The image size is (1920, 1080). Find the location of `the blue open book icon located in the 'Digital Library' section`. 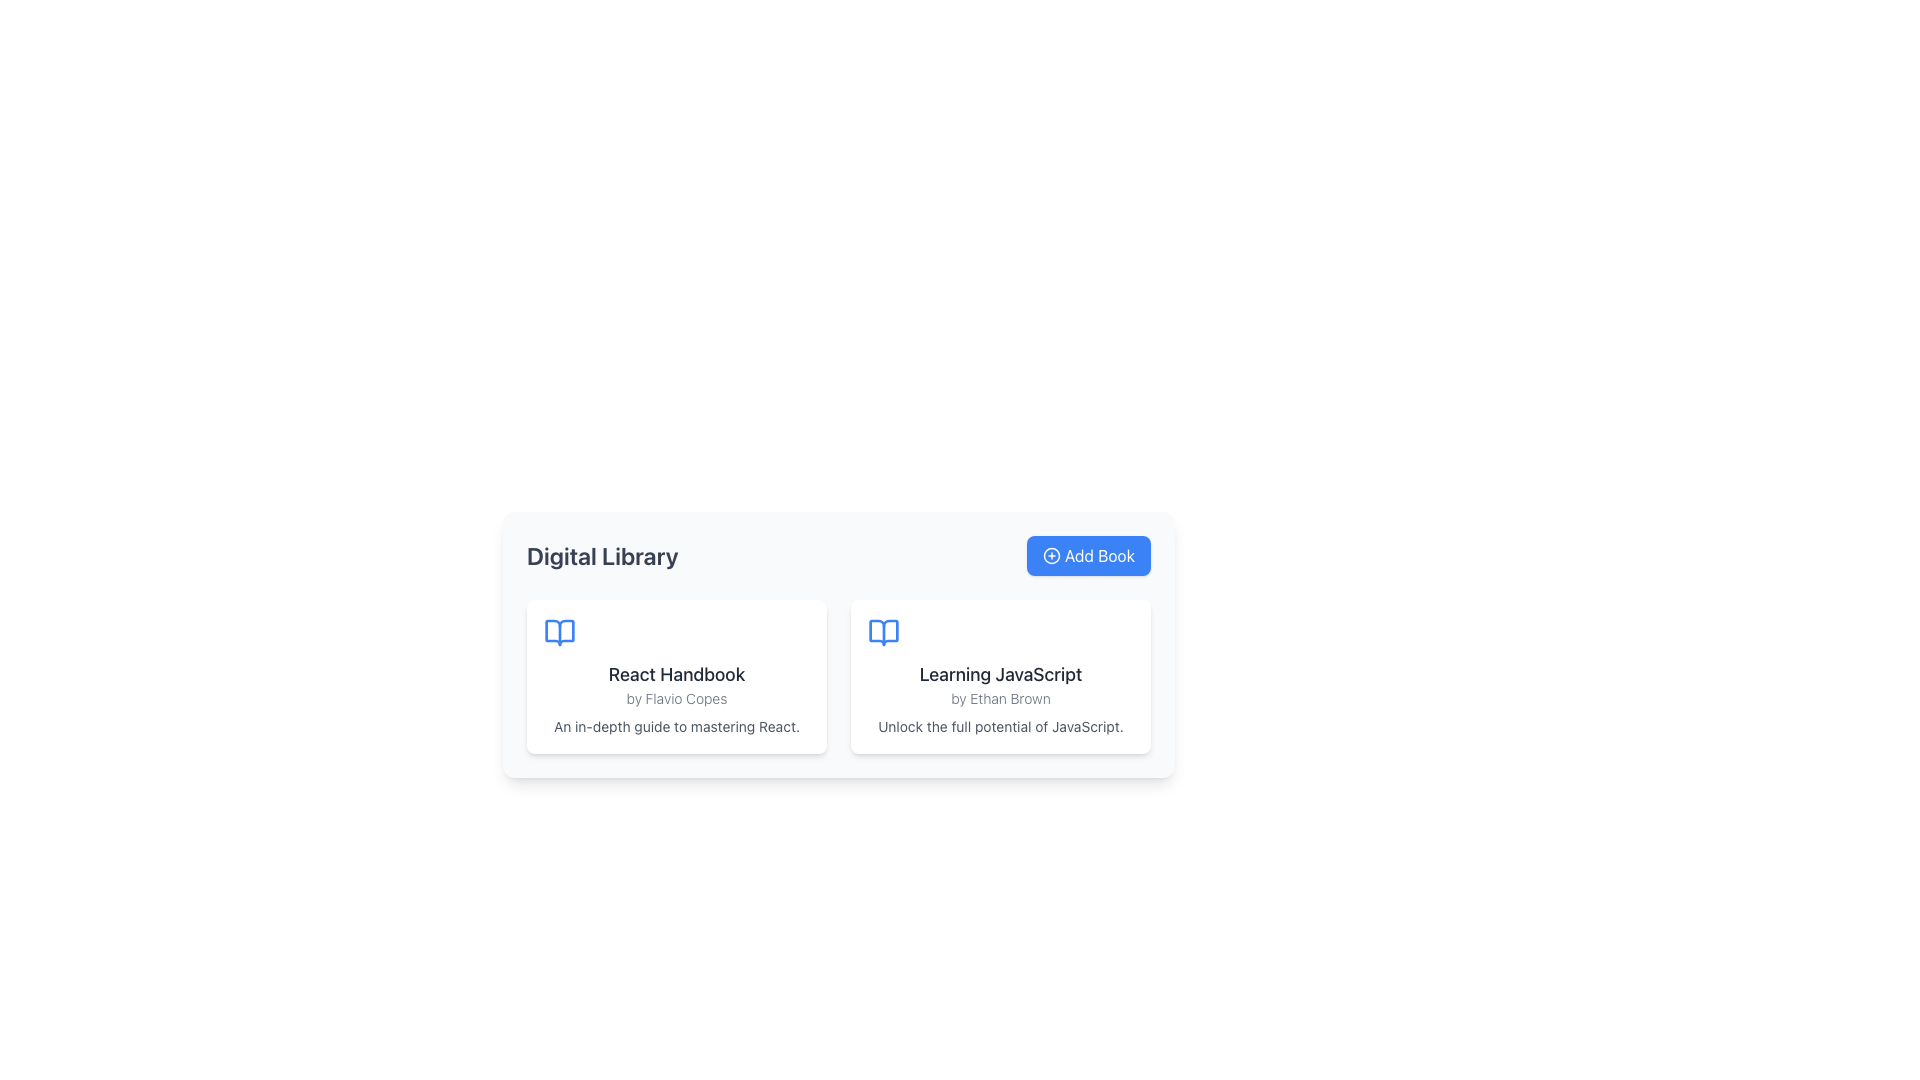

the blue open book icon located in the 'Digital Library' section is located at coordinates (560, 632).